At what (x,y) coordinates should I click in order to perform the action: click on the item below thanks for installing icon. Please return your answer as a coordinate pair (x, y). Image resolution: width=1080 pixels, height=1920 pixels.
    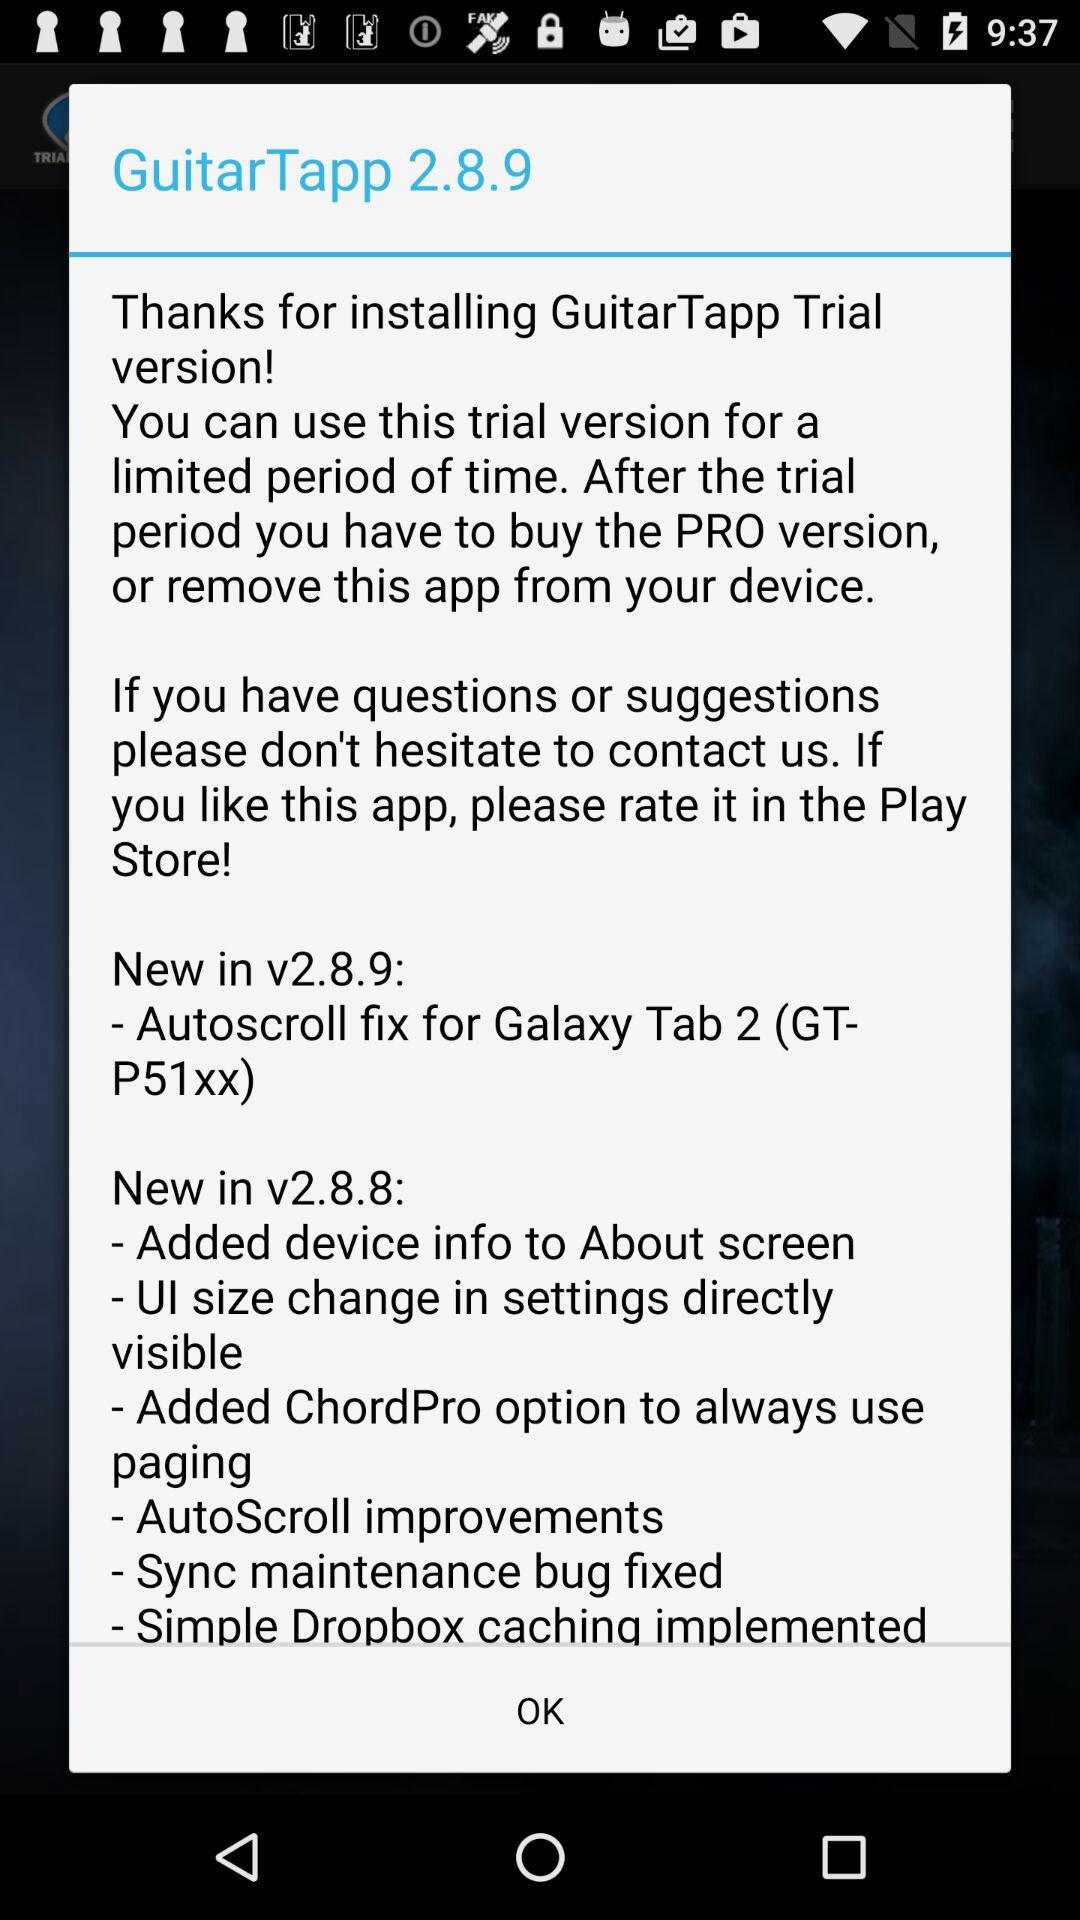
    Looking at the image, I should click on (540, 1708).